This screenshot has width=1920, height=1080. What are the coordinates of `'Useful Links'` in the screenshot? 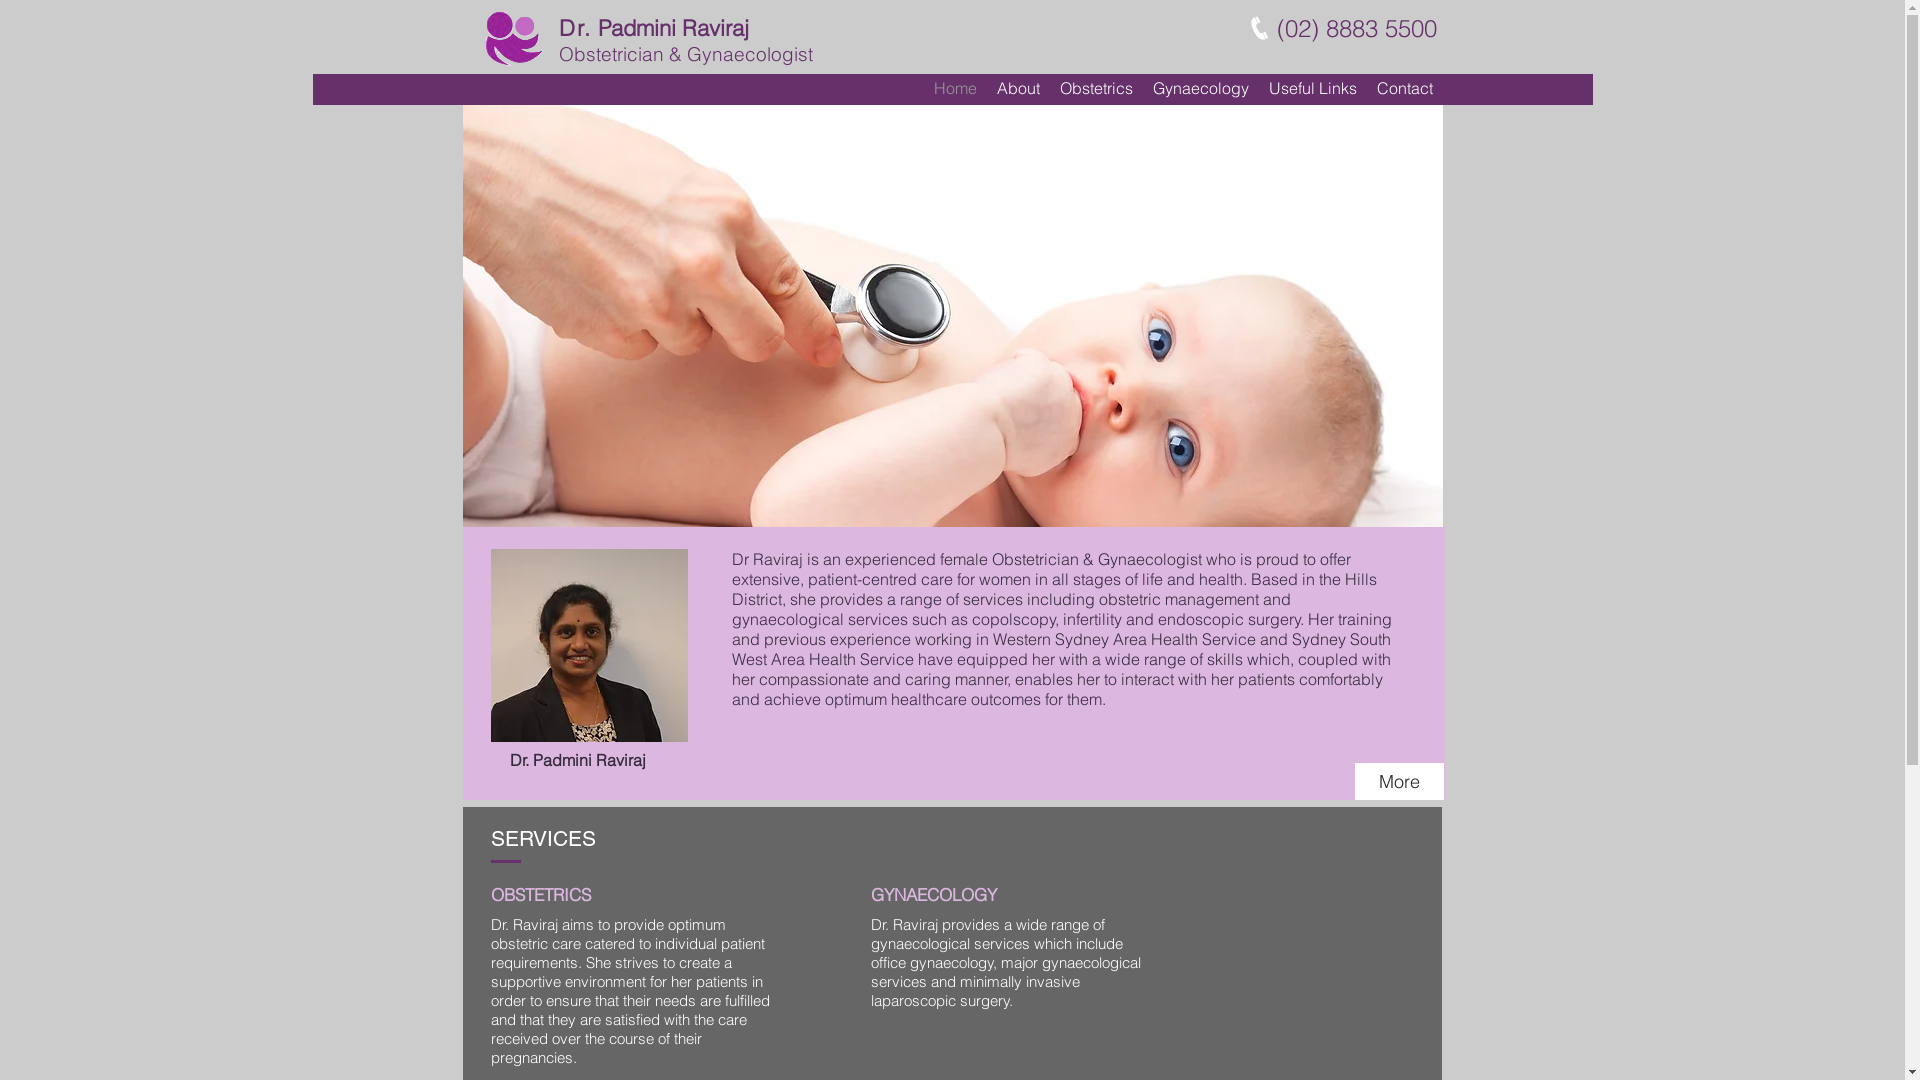 It's located at (1311, 87).